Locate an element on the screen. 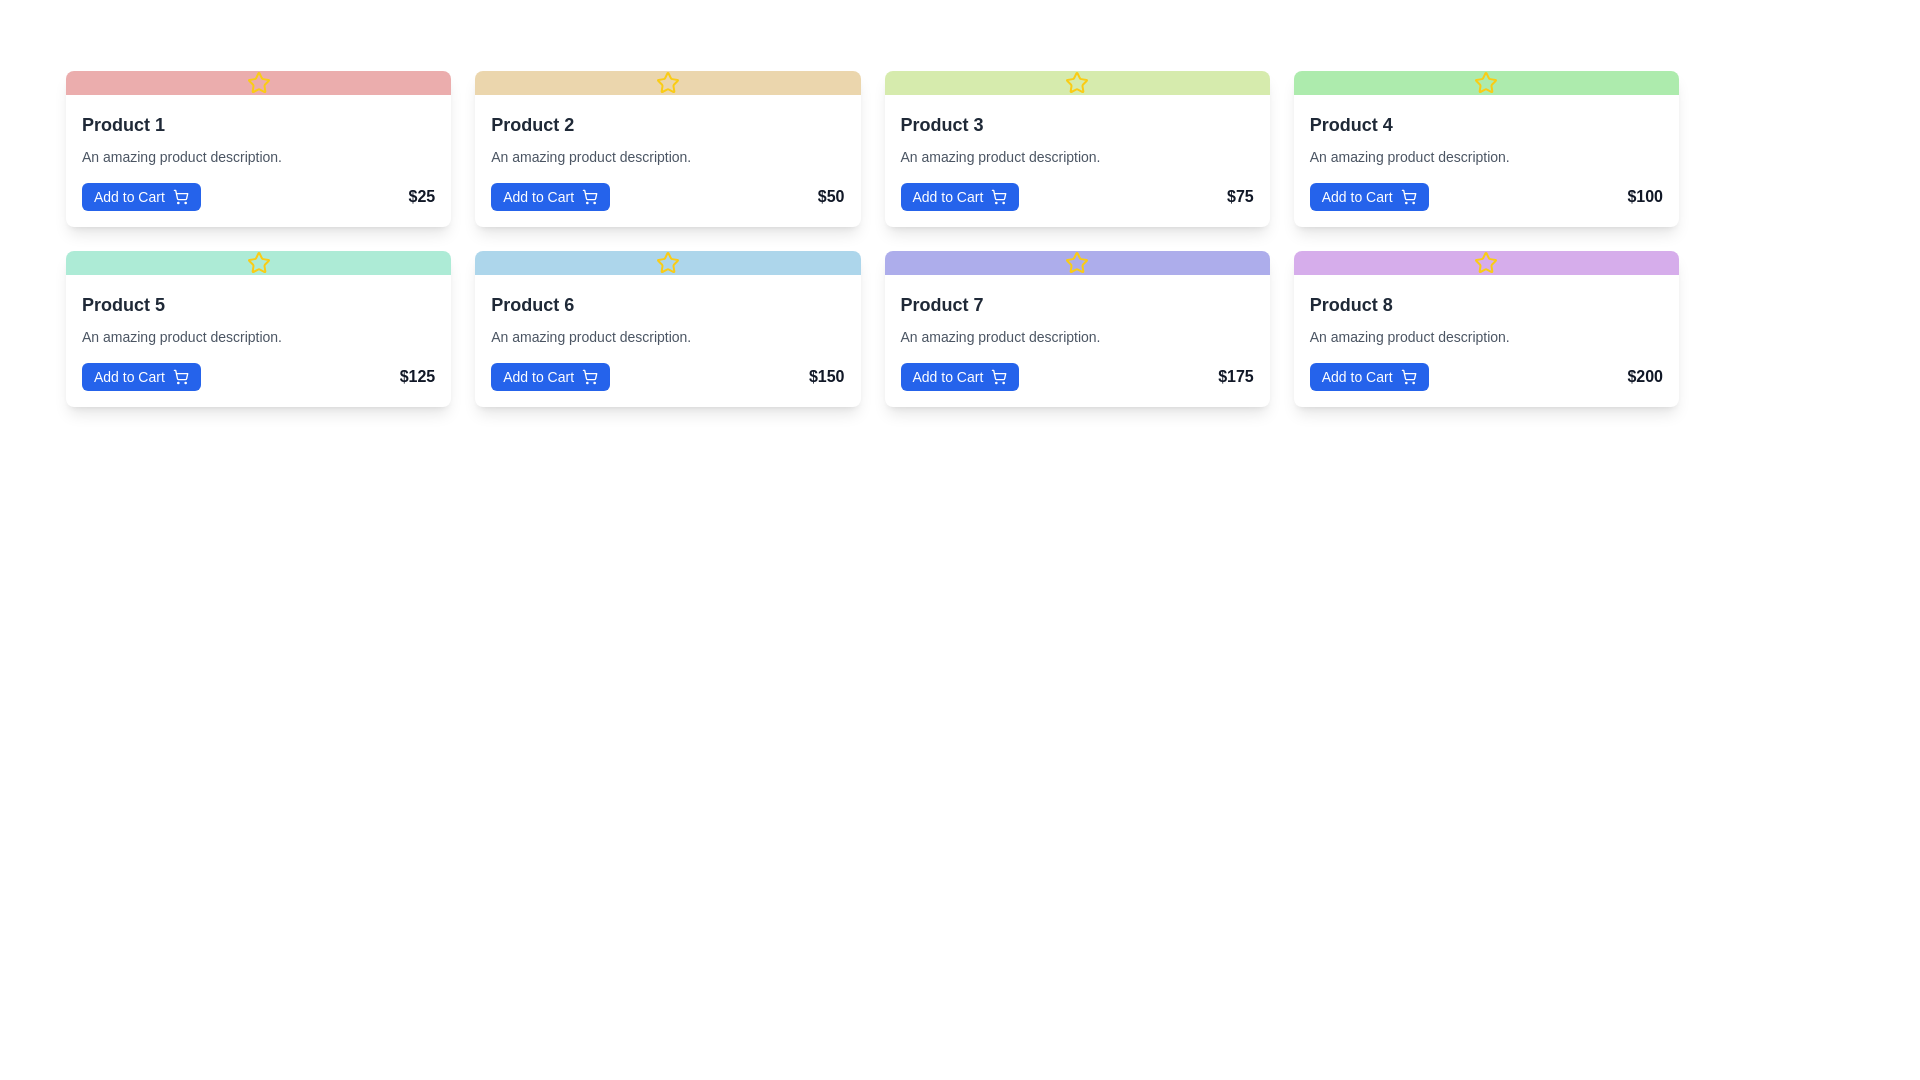 This screenshot has height=1080, width=1920. the text component that provides a brief description of 'Product 8', located under its heading and above the price and 'Add to Cart' button is located at coordinates (1408, 335).